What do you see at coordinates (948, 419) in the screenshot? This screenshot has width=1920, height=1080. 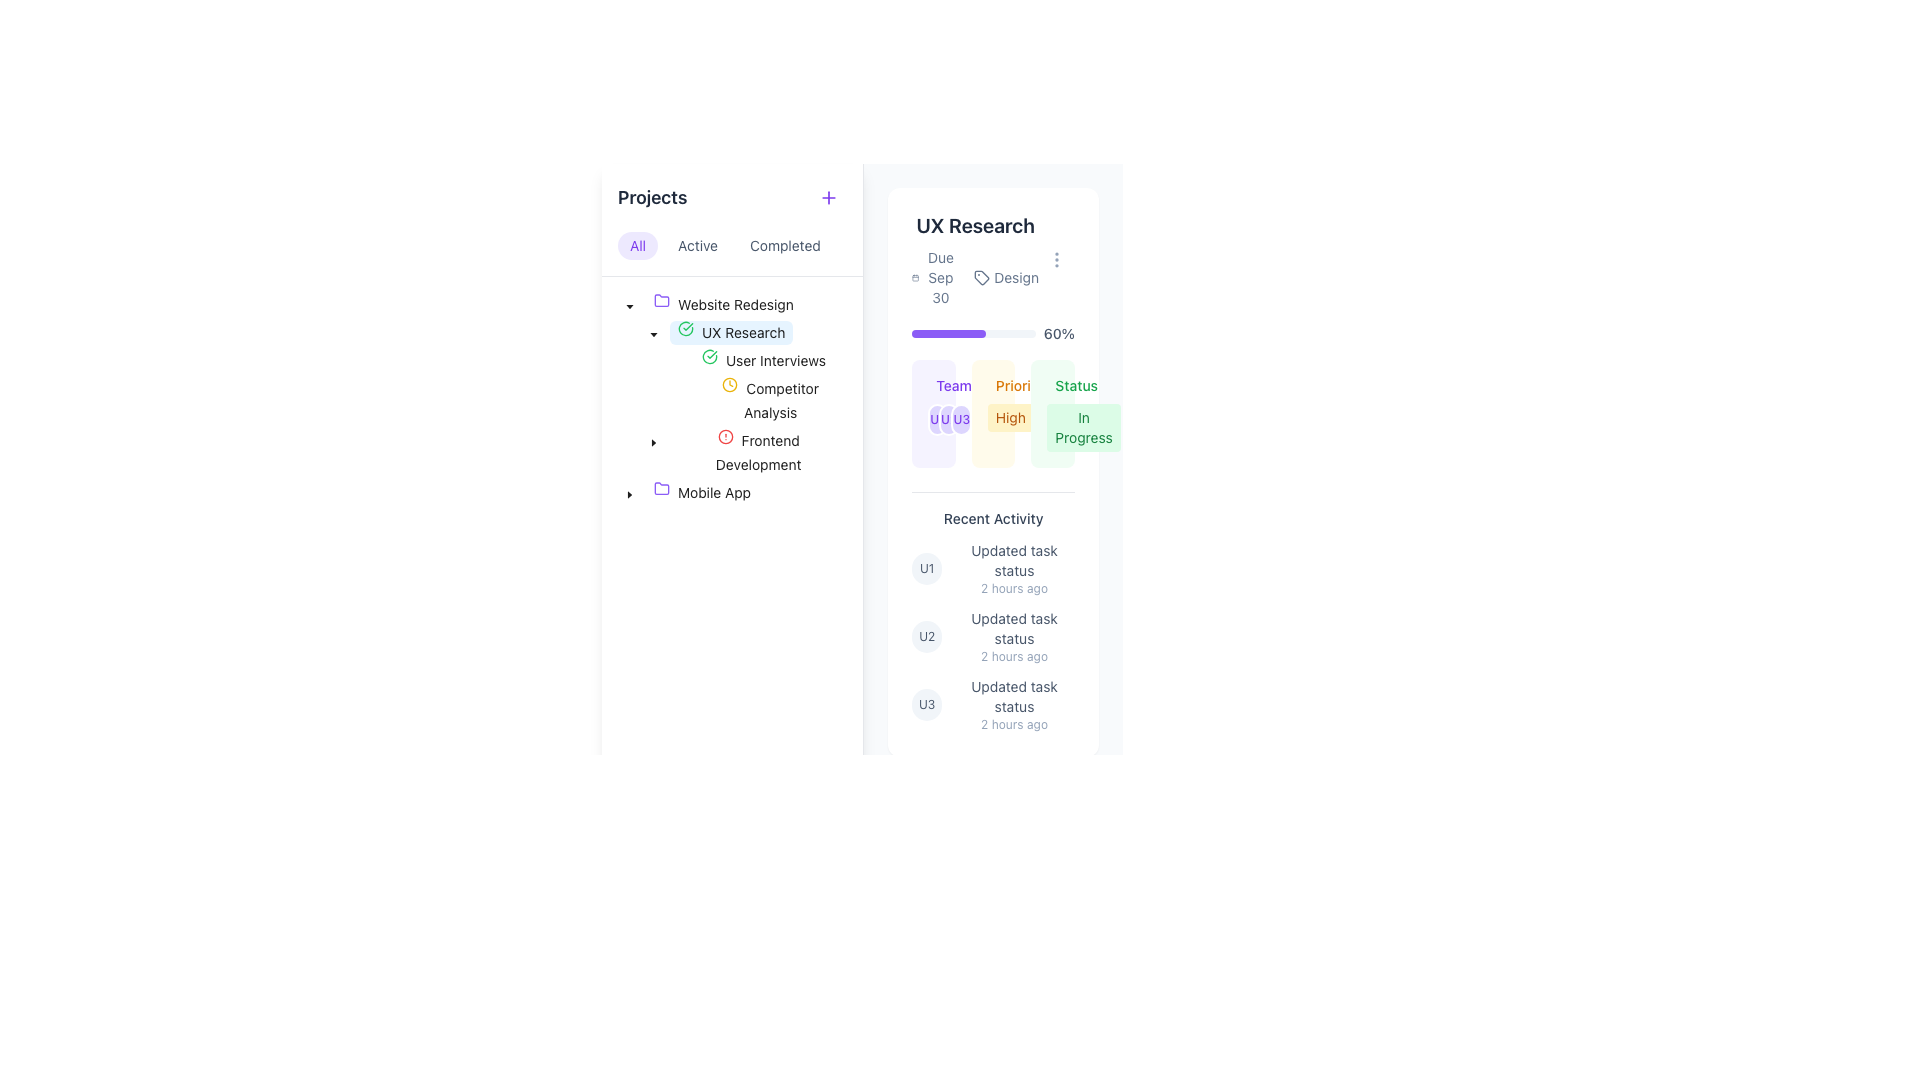 I see `the text label displaying 'U2' in purple color, located inside a rounded rectangle below the 'Team' label` at bounding box center [948, 419].